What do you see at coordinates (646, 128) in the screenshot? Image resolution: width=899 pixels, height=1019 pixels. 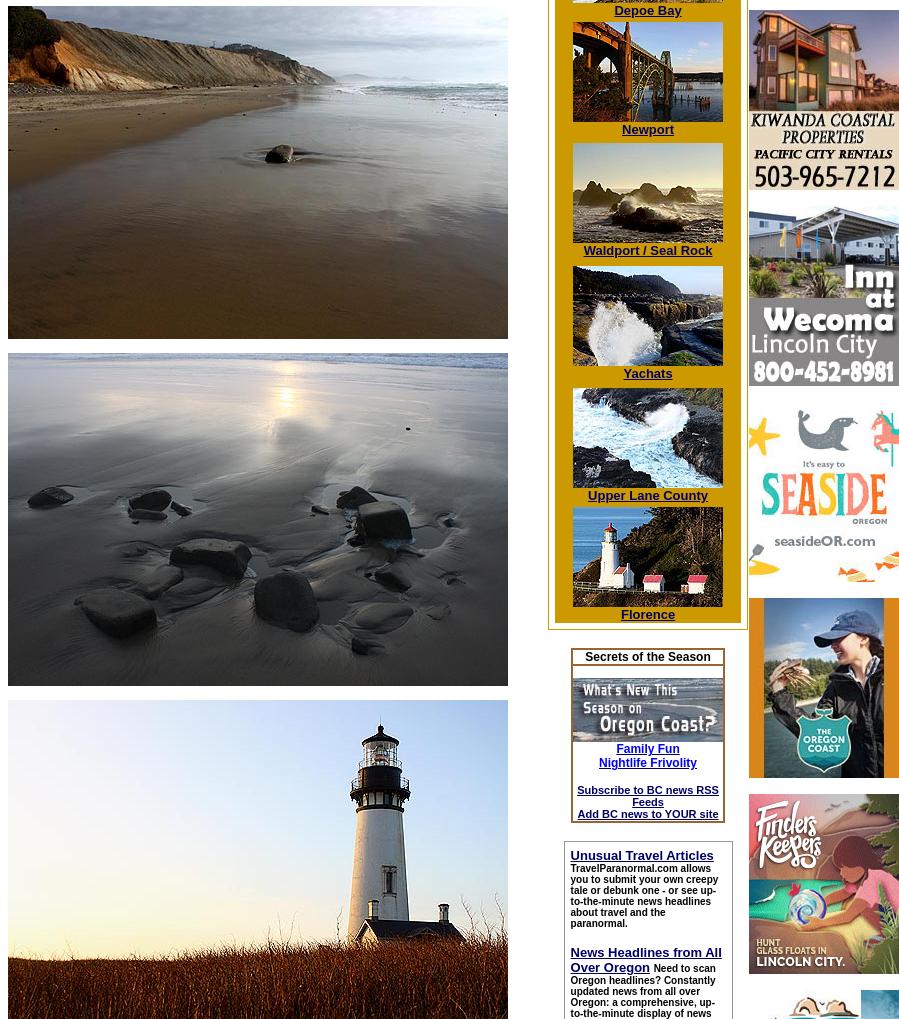 I see `'Newport'` at bounding box center [646, 128].